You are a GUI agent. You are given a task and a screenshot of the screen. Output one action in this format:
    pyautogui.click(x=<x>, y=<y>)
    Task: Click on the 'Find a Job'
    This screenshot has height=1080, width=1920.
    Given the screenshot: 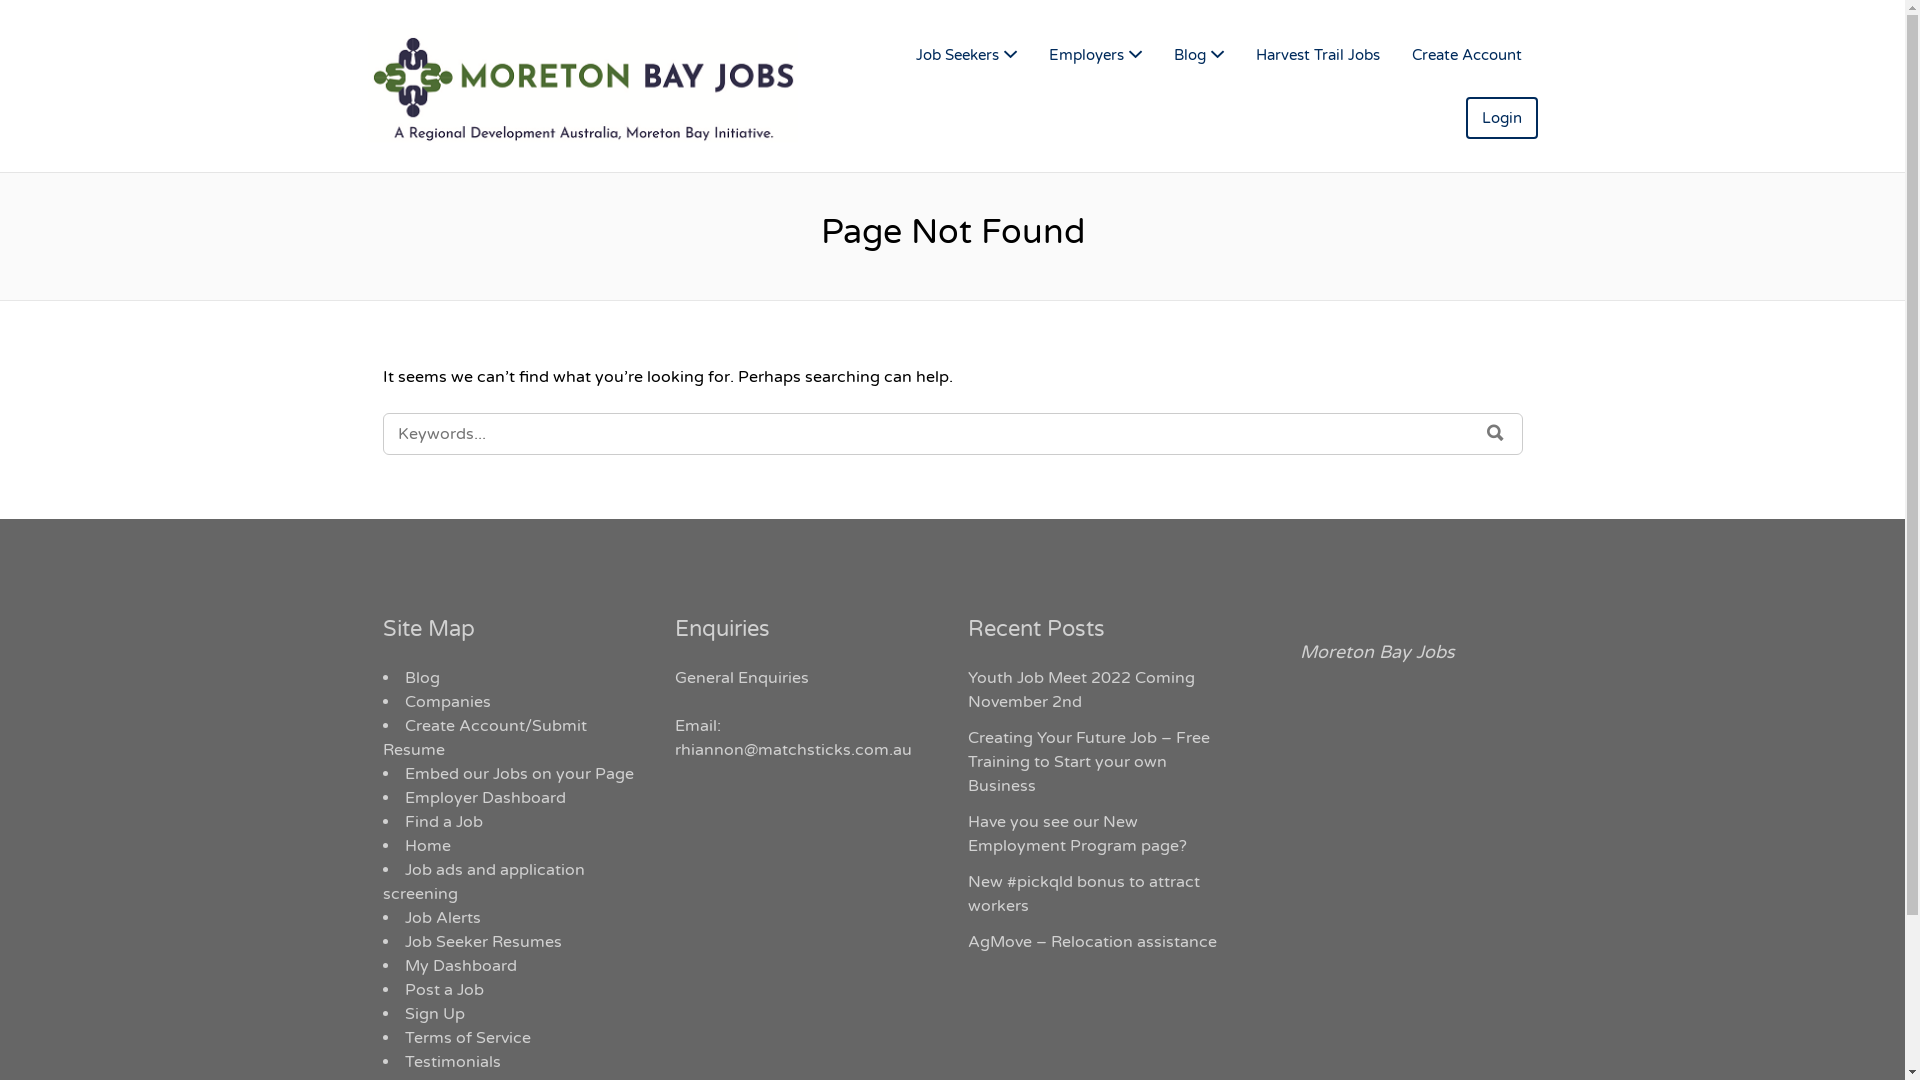 What is the action you would take?
    pyautogui.click(x=441, y=821)
    